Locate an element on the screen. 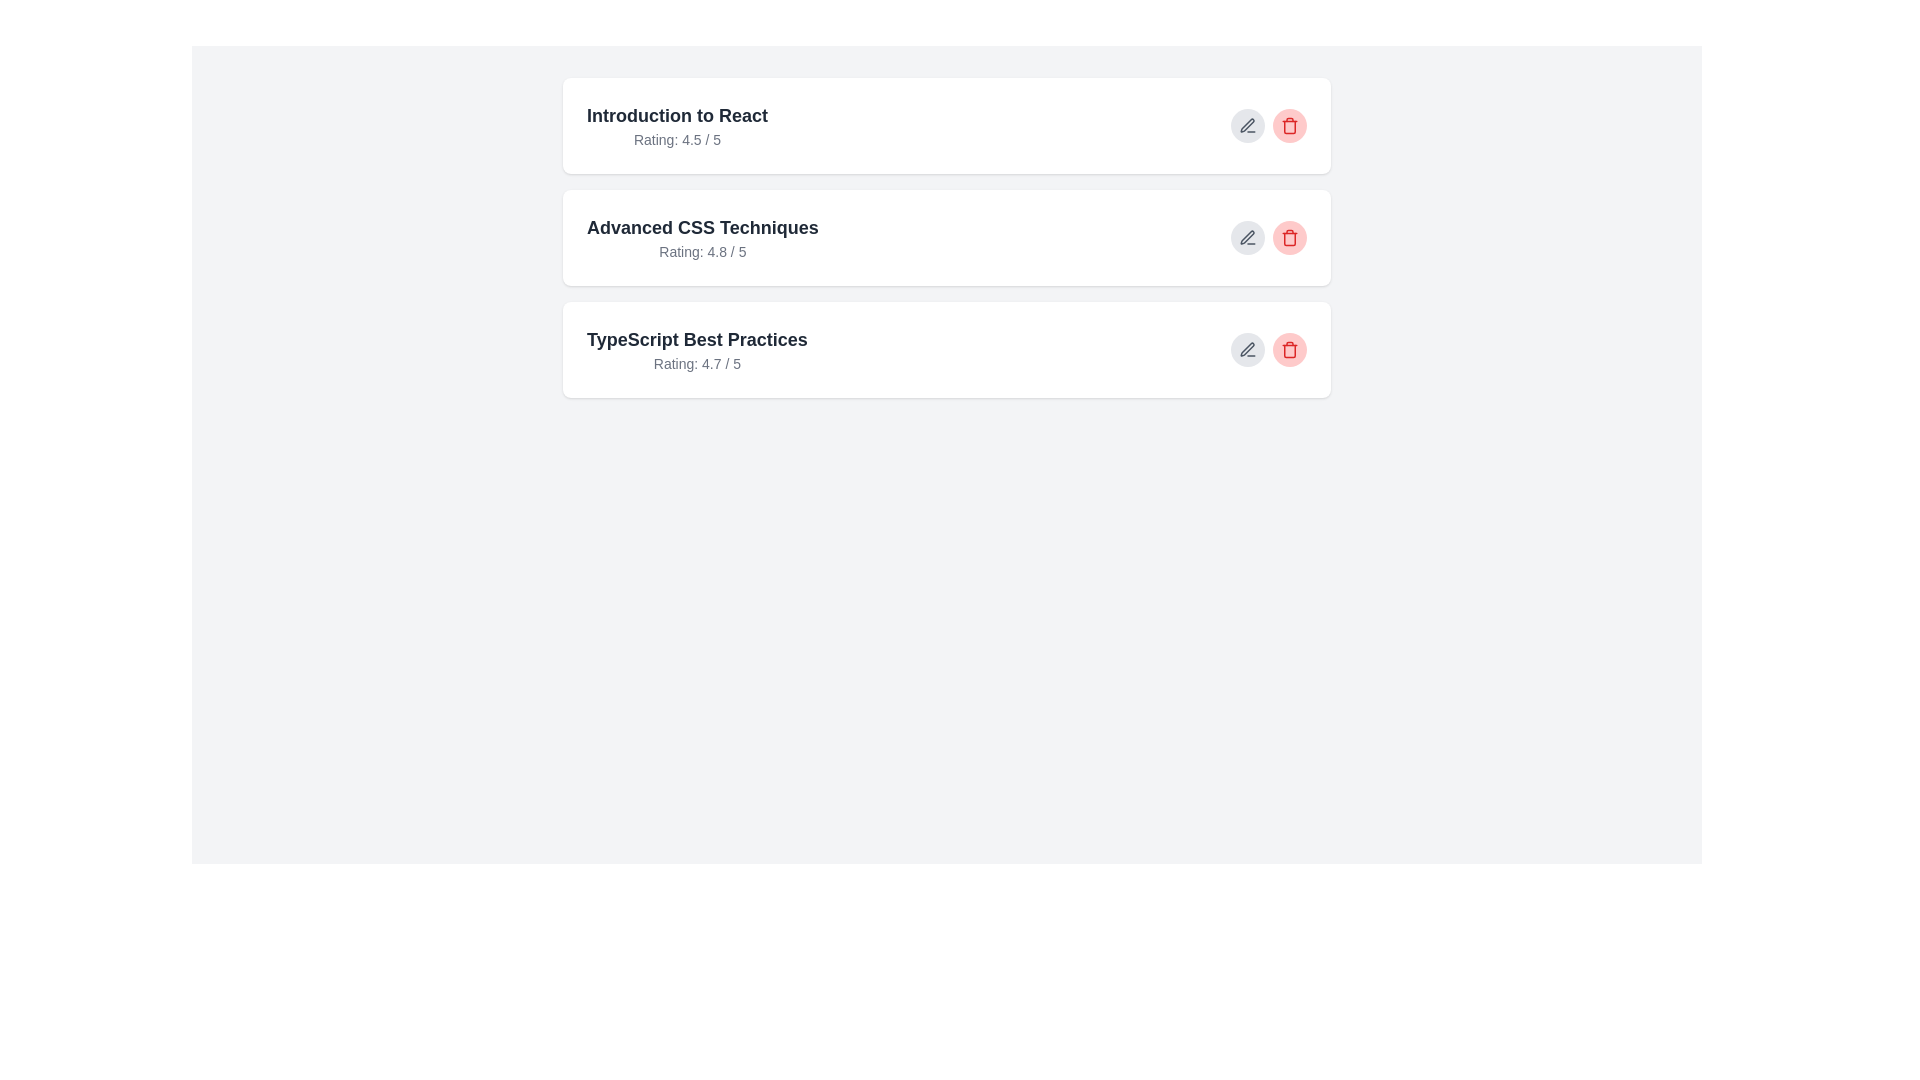 The height and width of the screenshot is (1080, 1920). displayed text of the course title 'Introduction to React' with a rating of '4.5 / 5' from the top of the vertical list of courses is located at coordinates (677, 126).